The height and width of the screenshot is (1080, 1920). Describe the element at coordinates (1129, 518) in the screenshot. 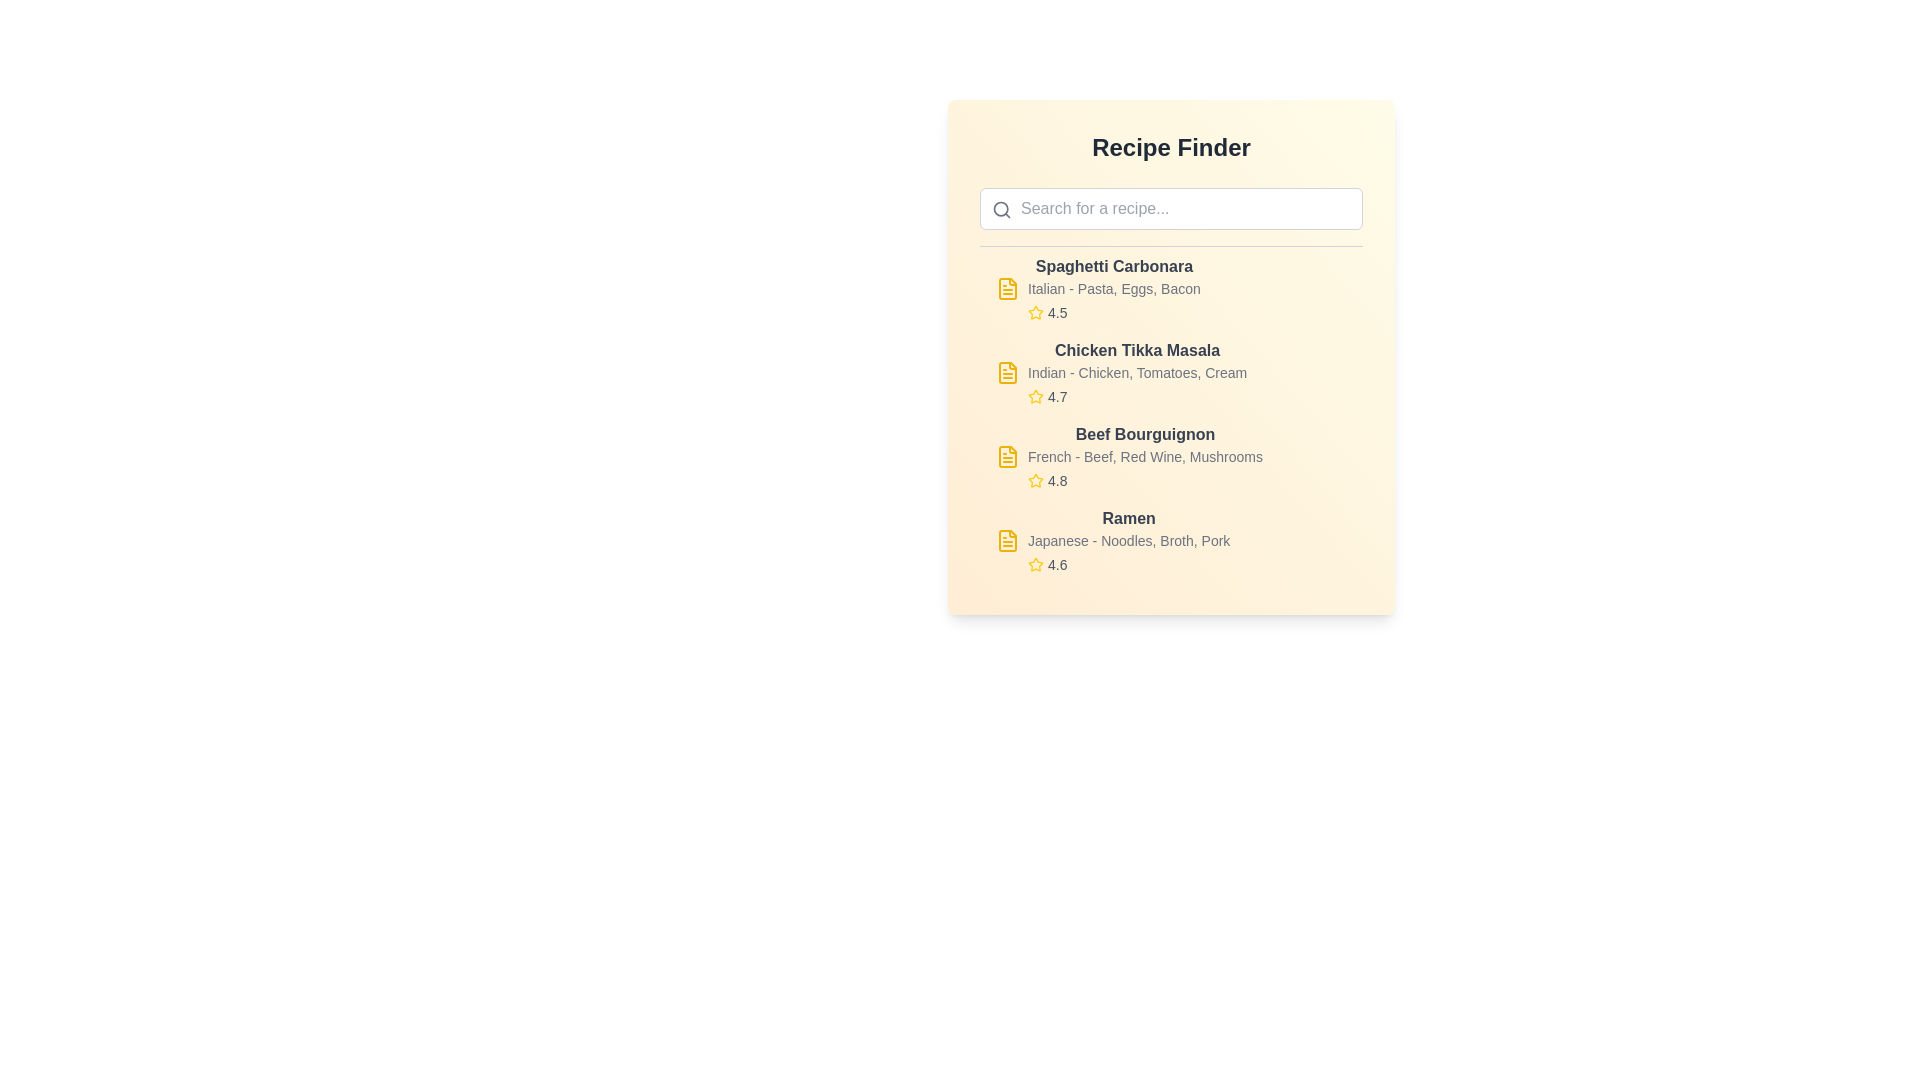

I see `label displaying the bold text 'Ramen' which is part of the recipe listing and is positioned above the description text in the fourth item of the vertical recipe list` at that location.